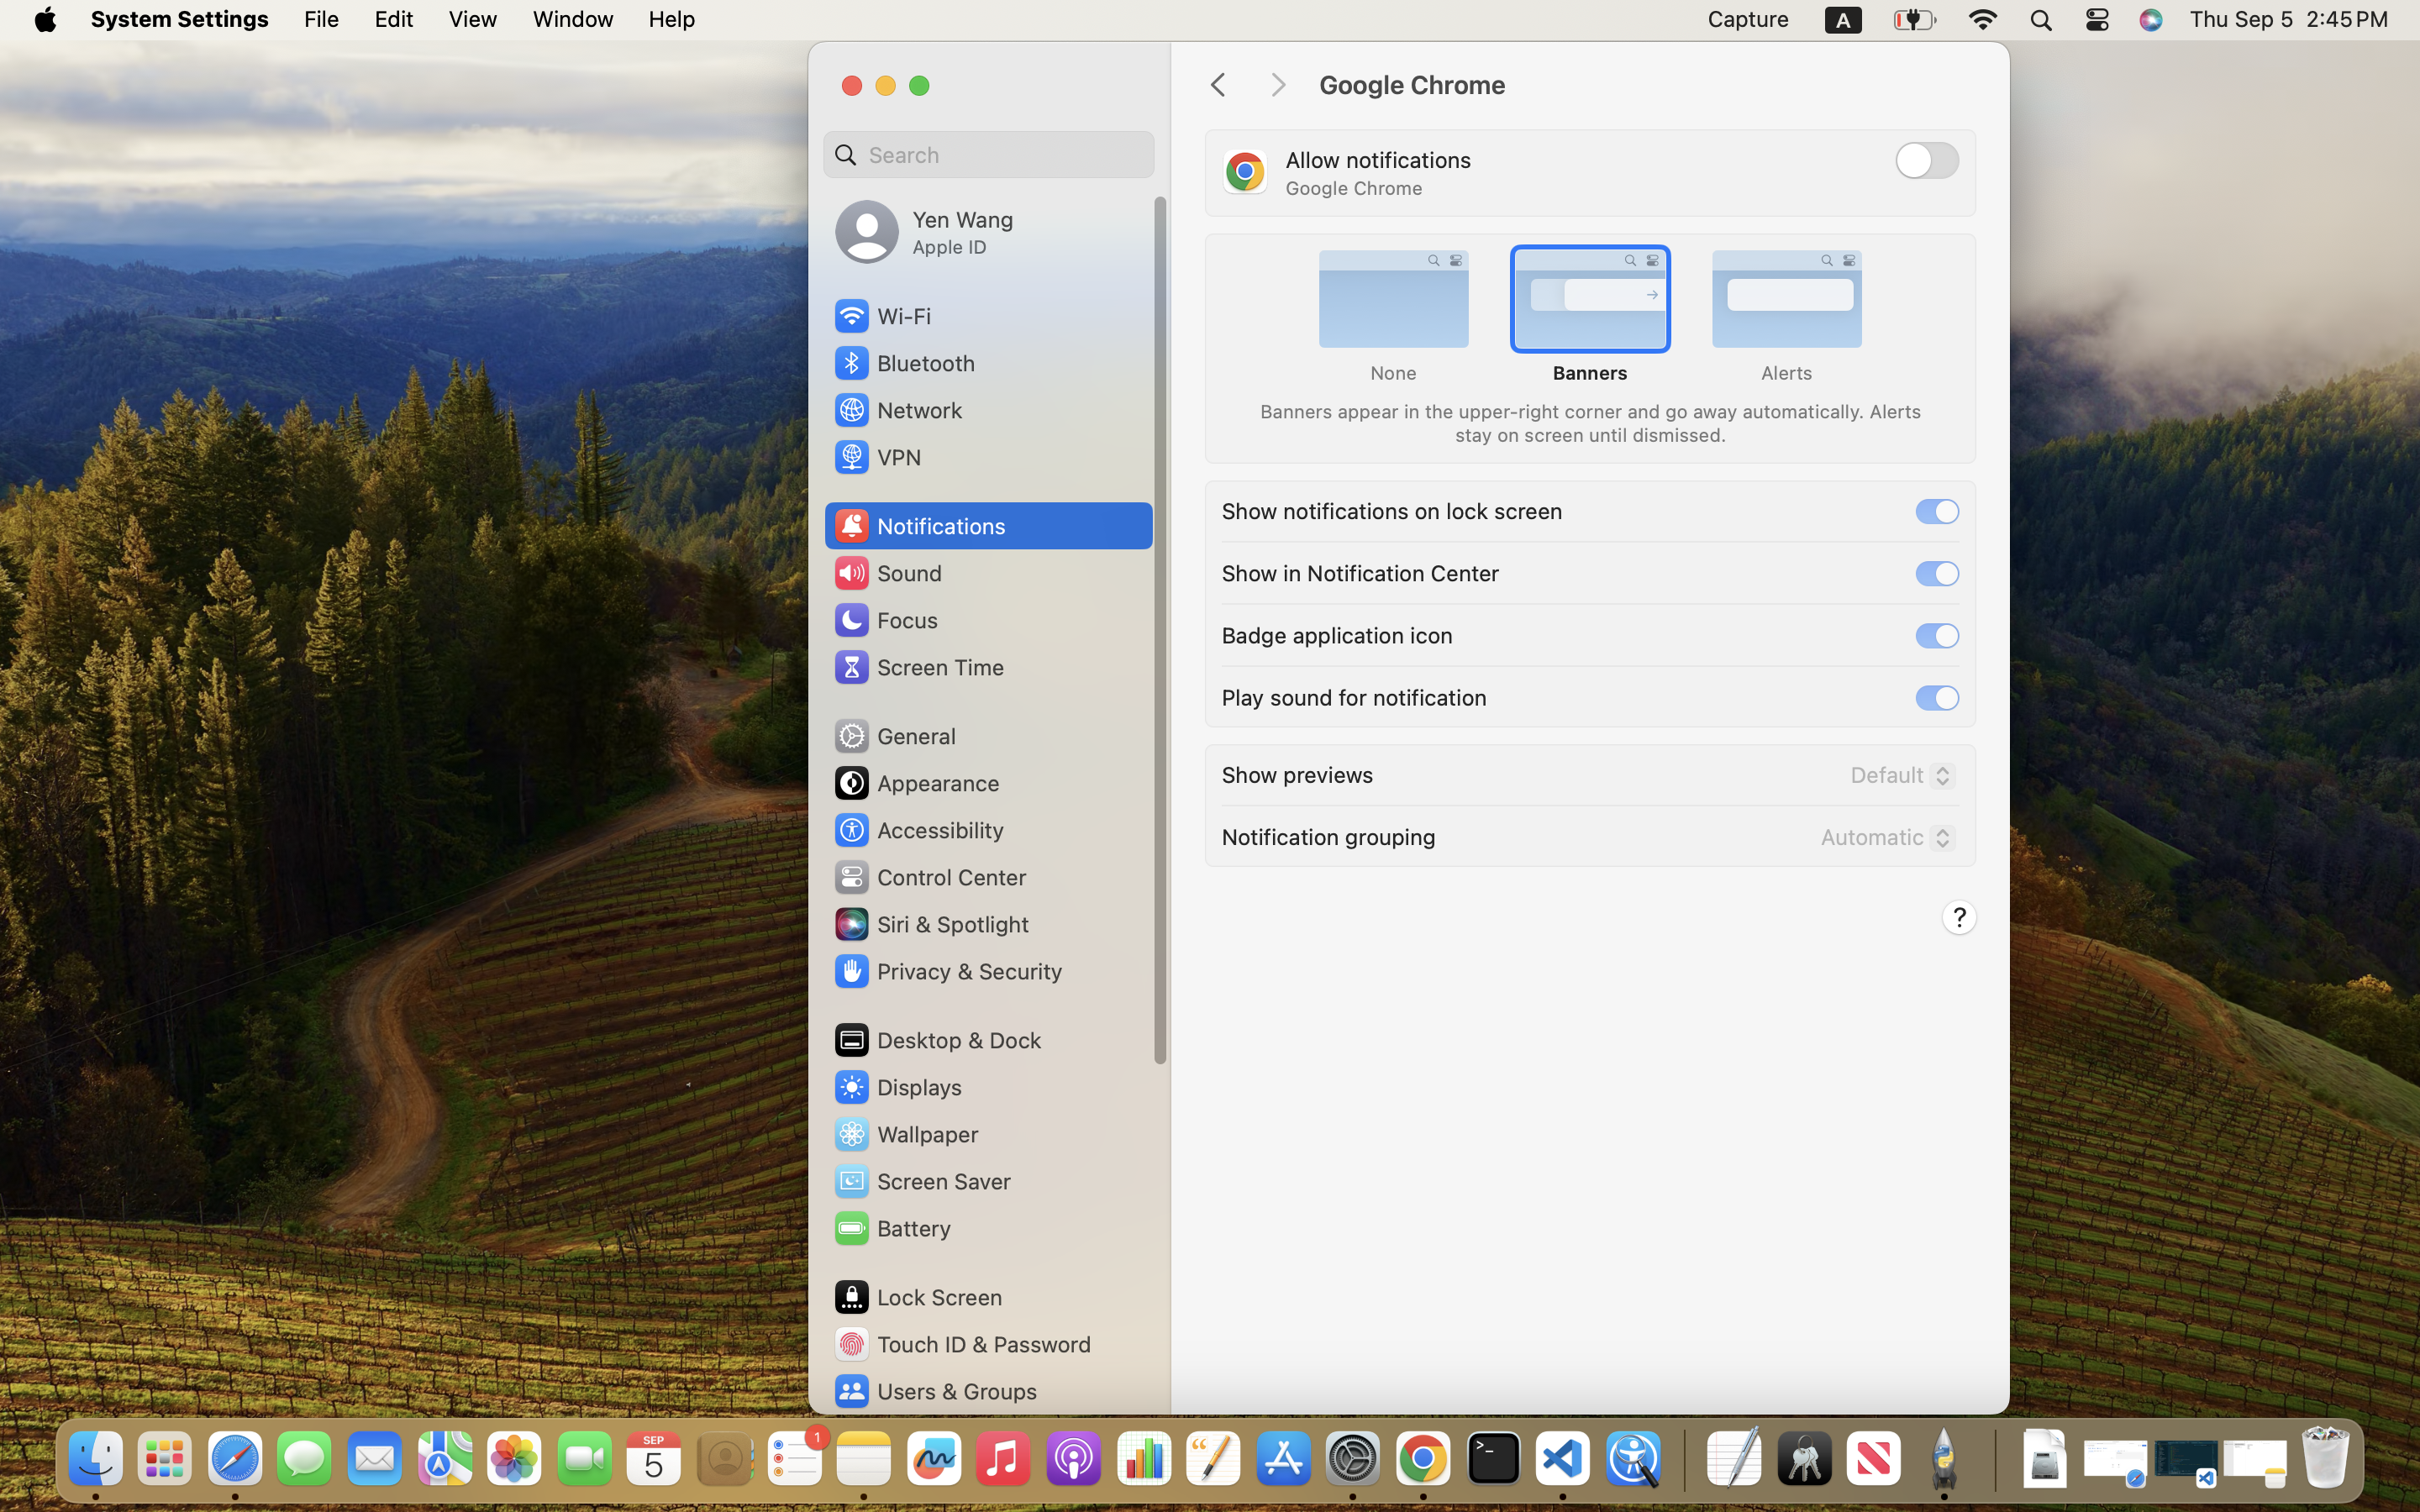 Image resolution: width=2420 pixels, height=1512 pixels. Describe the element at coordinates (918, 830) in the screenshot. I see `'Accessibility'` at that location.